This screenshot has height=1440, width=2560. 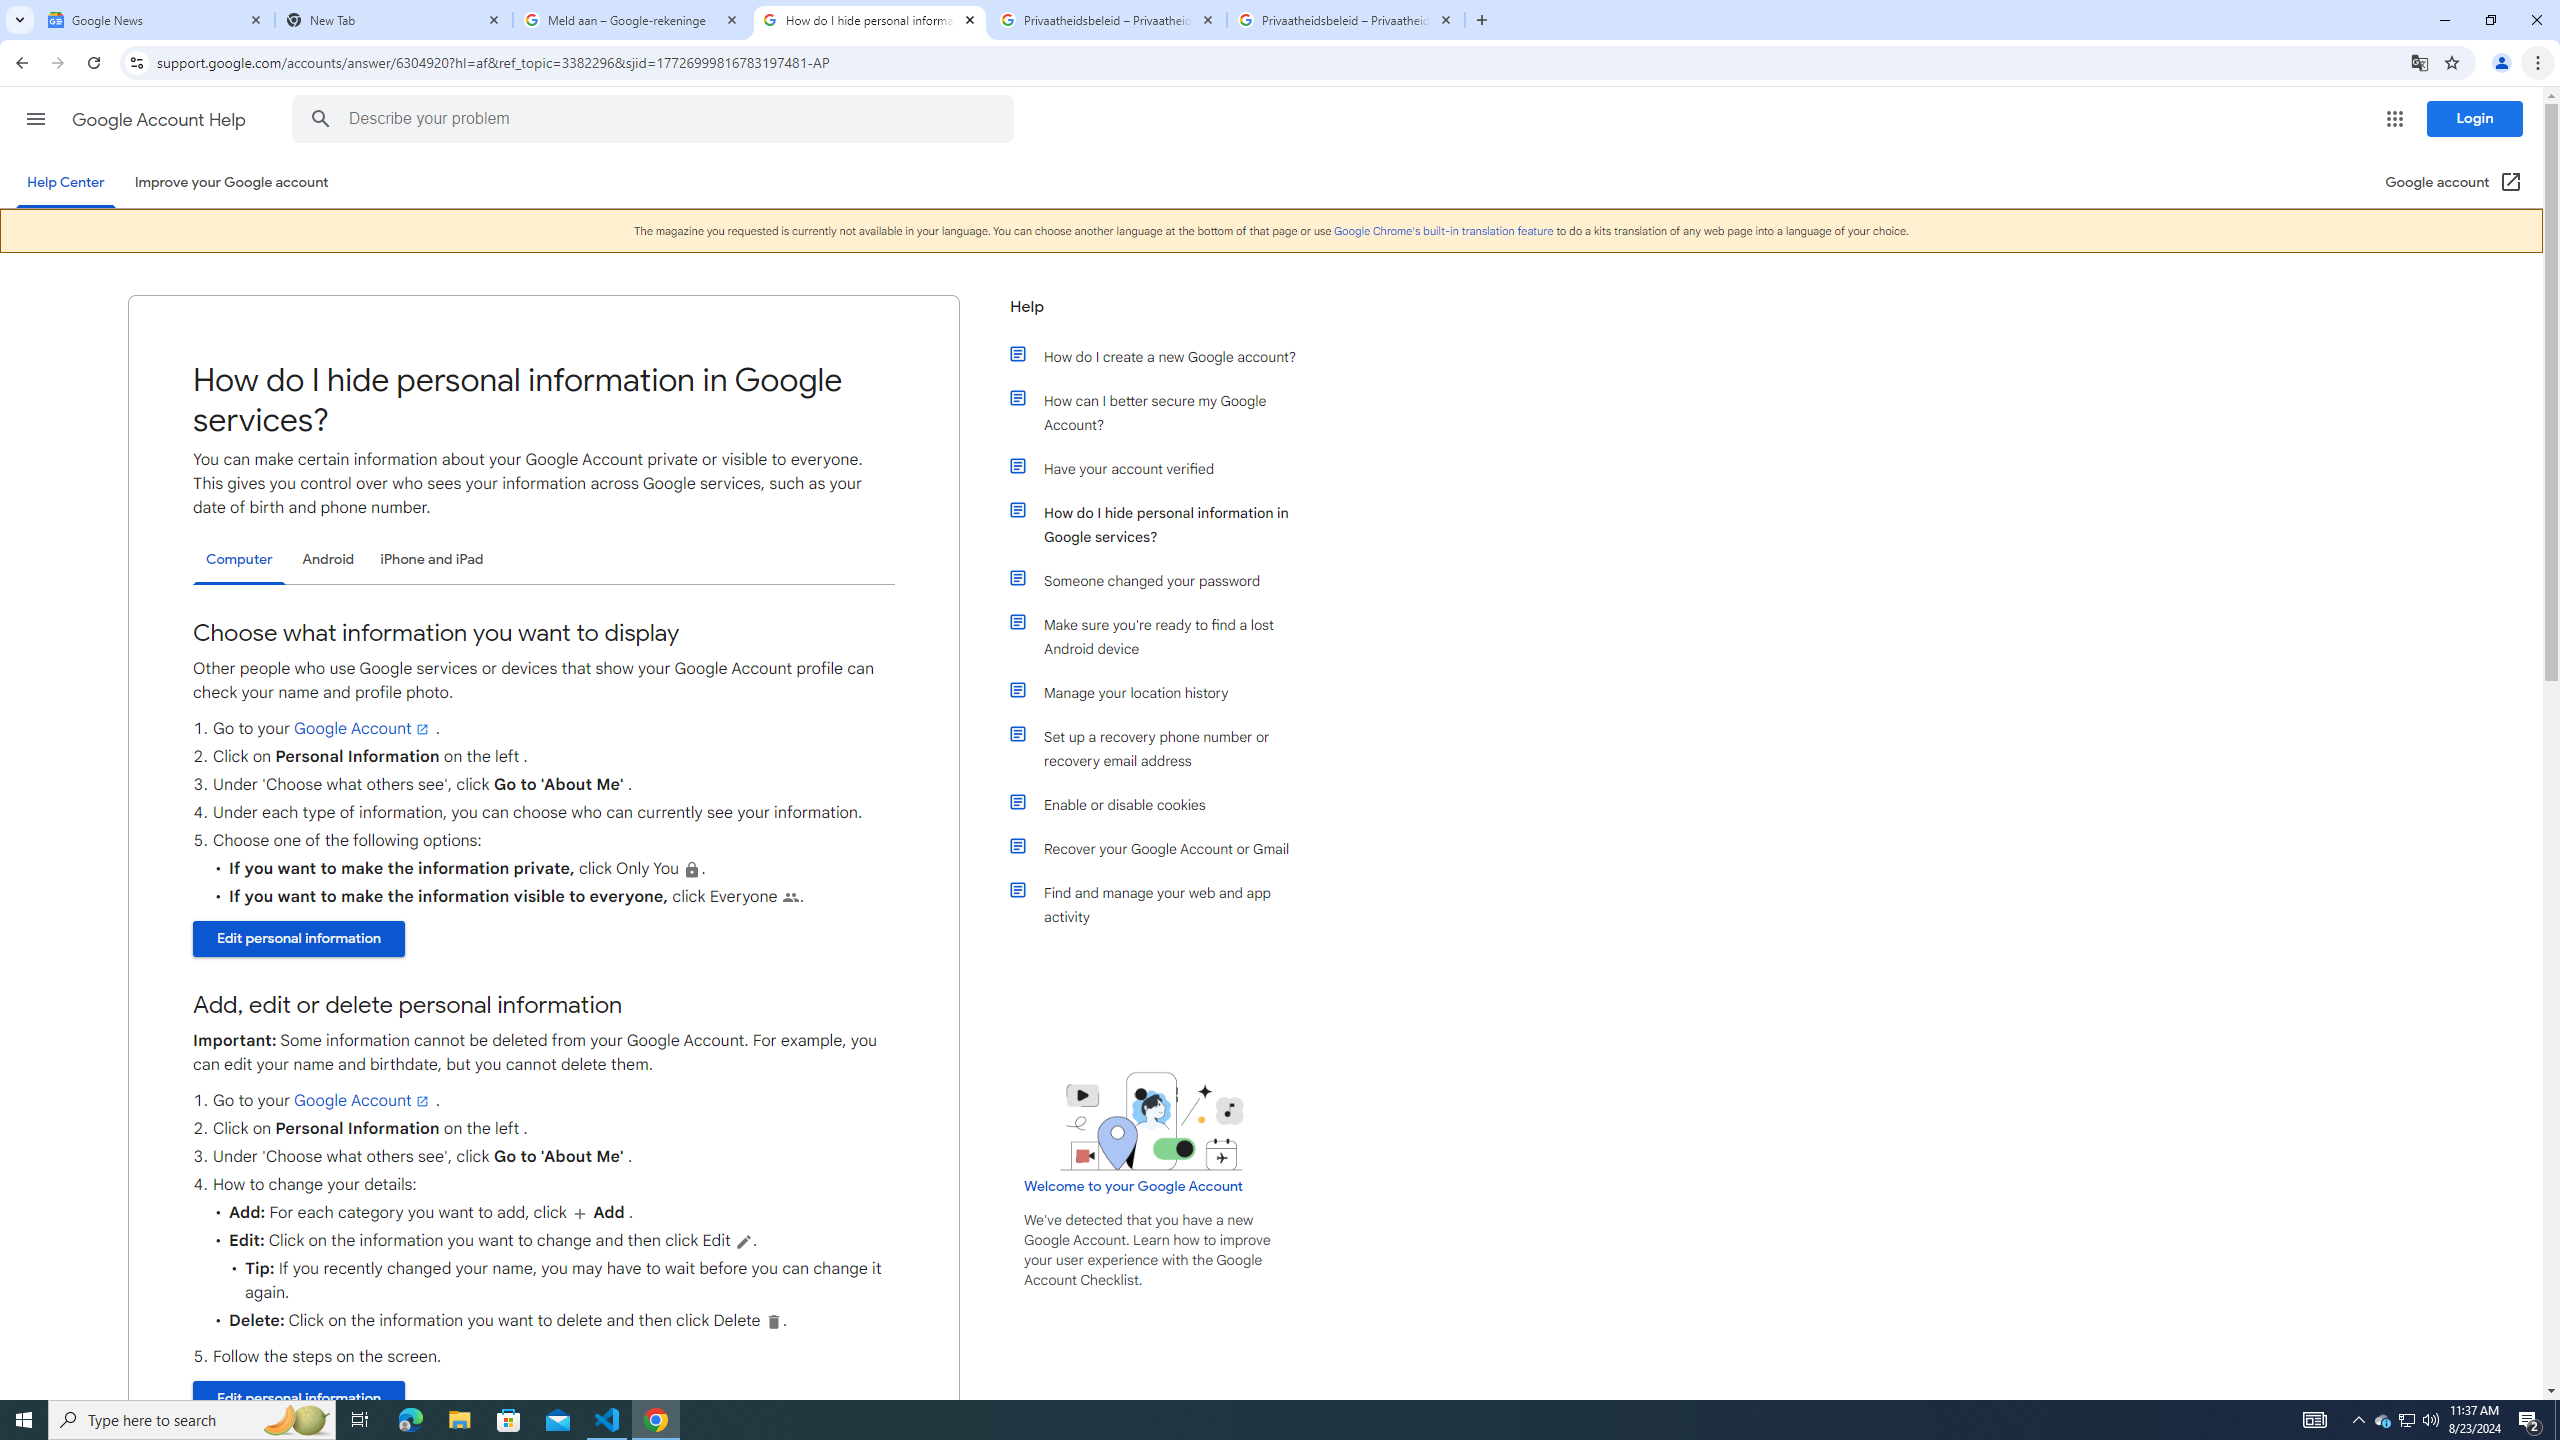 I want to click on 'Main menu', so click(x=34, y=118).